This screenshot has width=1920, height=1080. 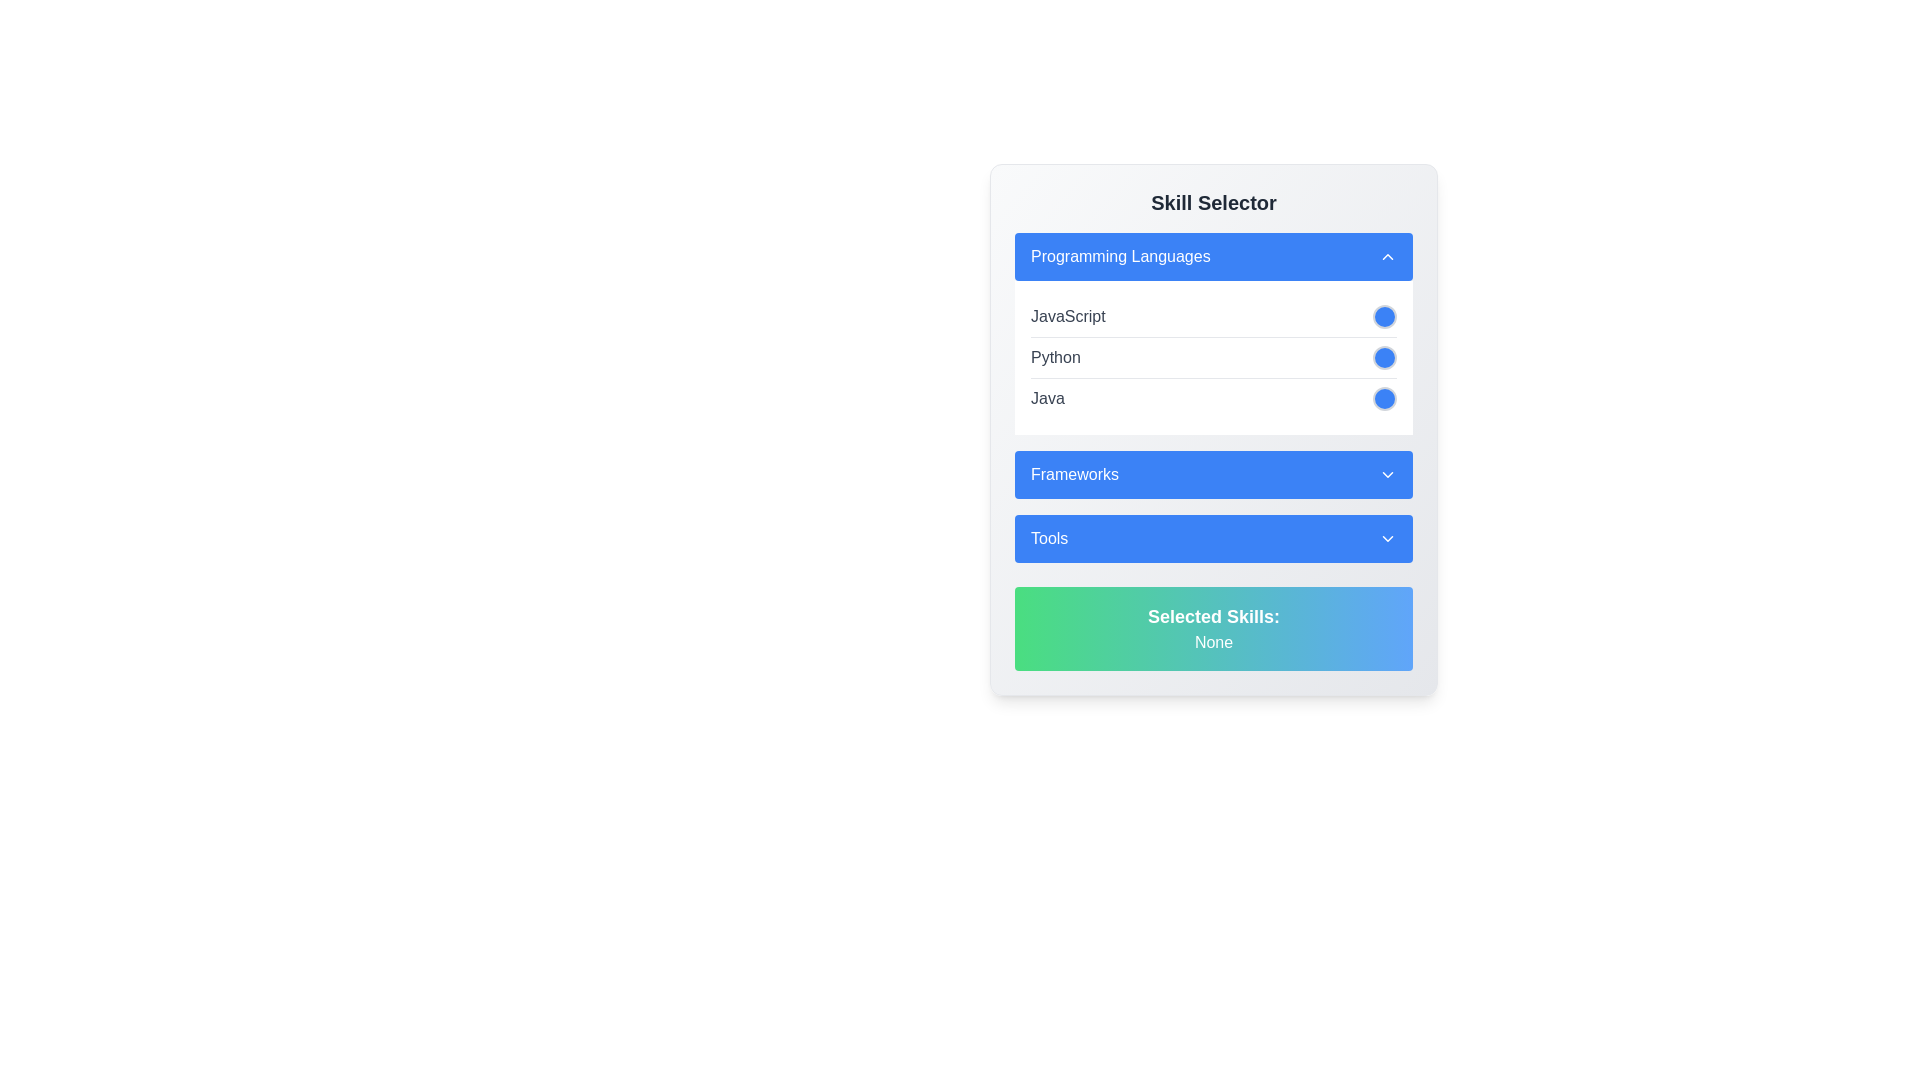 What do you see at coordinates (1067, 315) in the screenshot?
I see `the 'JavaScript' text label in the 'Programming Languages' section` at bounding box center [1067, 315].